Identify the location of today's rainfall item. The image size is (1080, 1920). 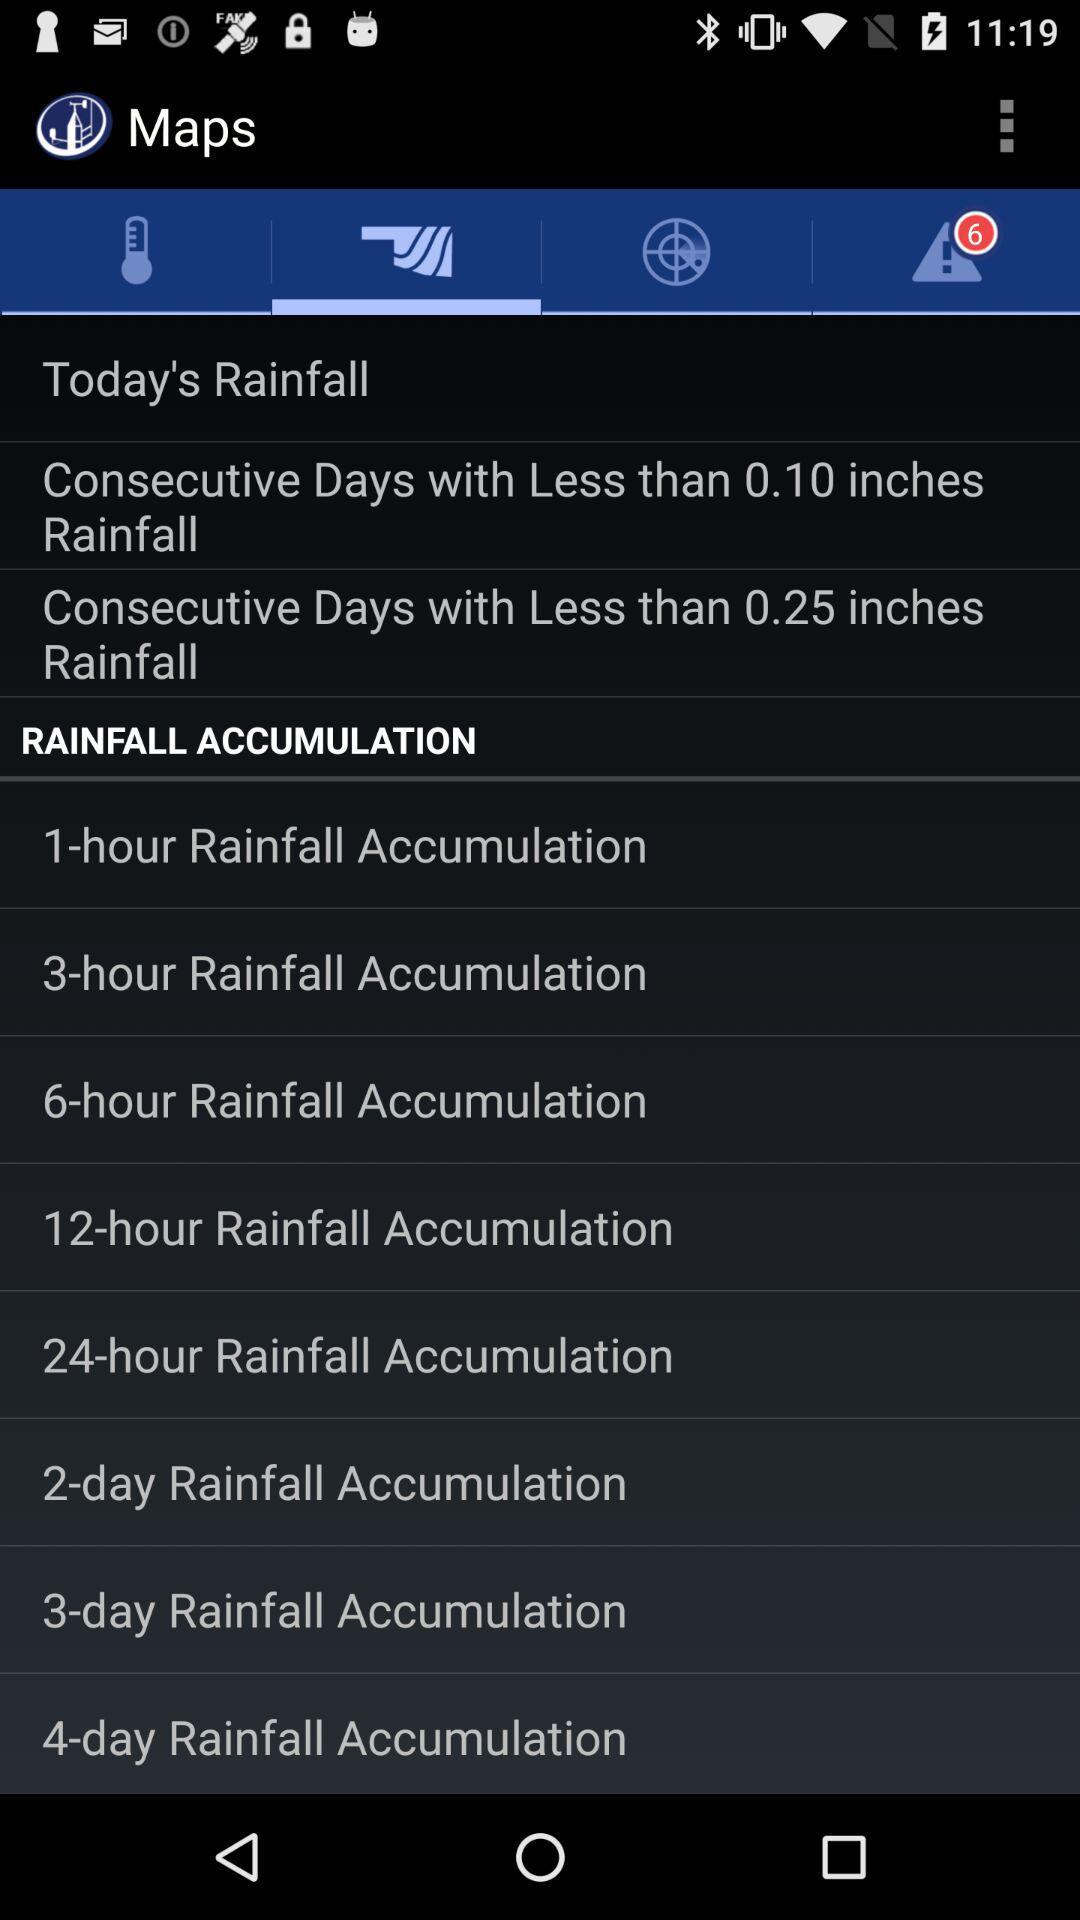
(540, 378).